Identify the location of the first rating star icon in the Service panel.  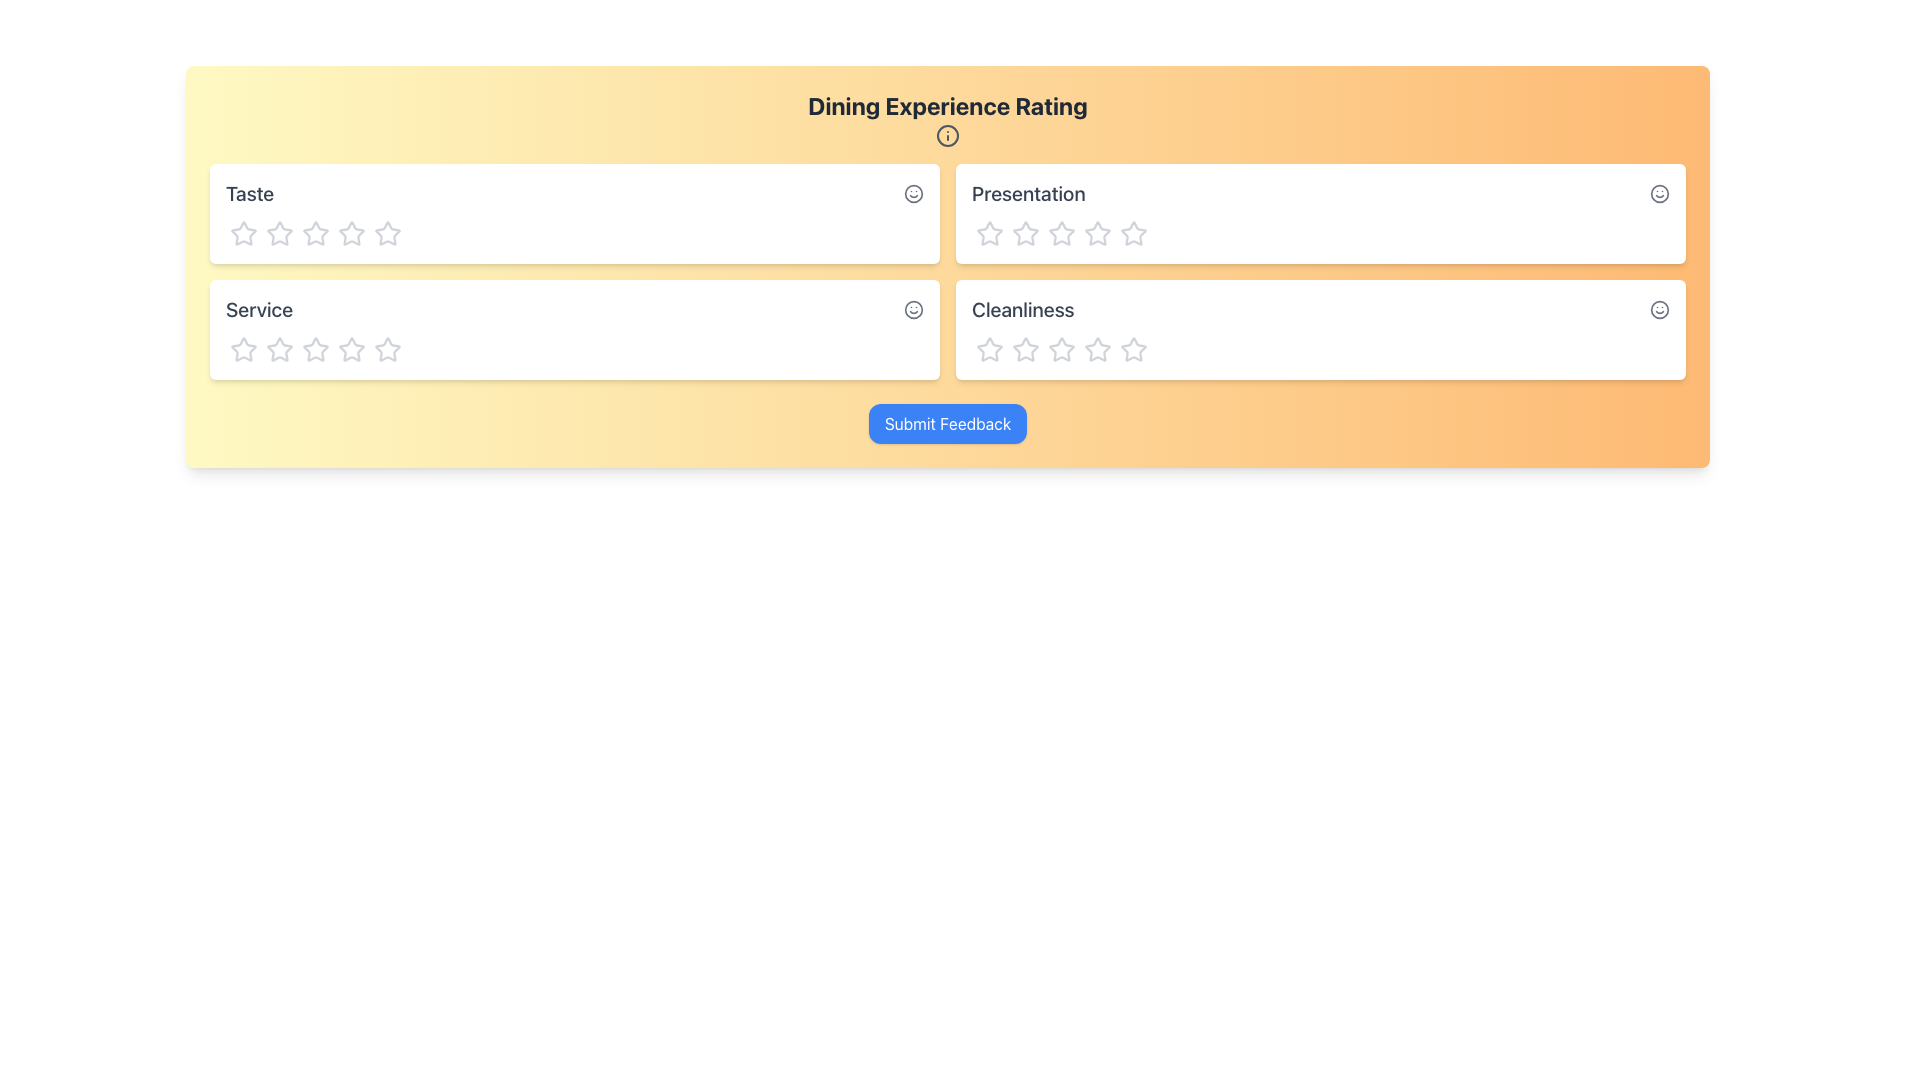
(278, 348).